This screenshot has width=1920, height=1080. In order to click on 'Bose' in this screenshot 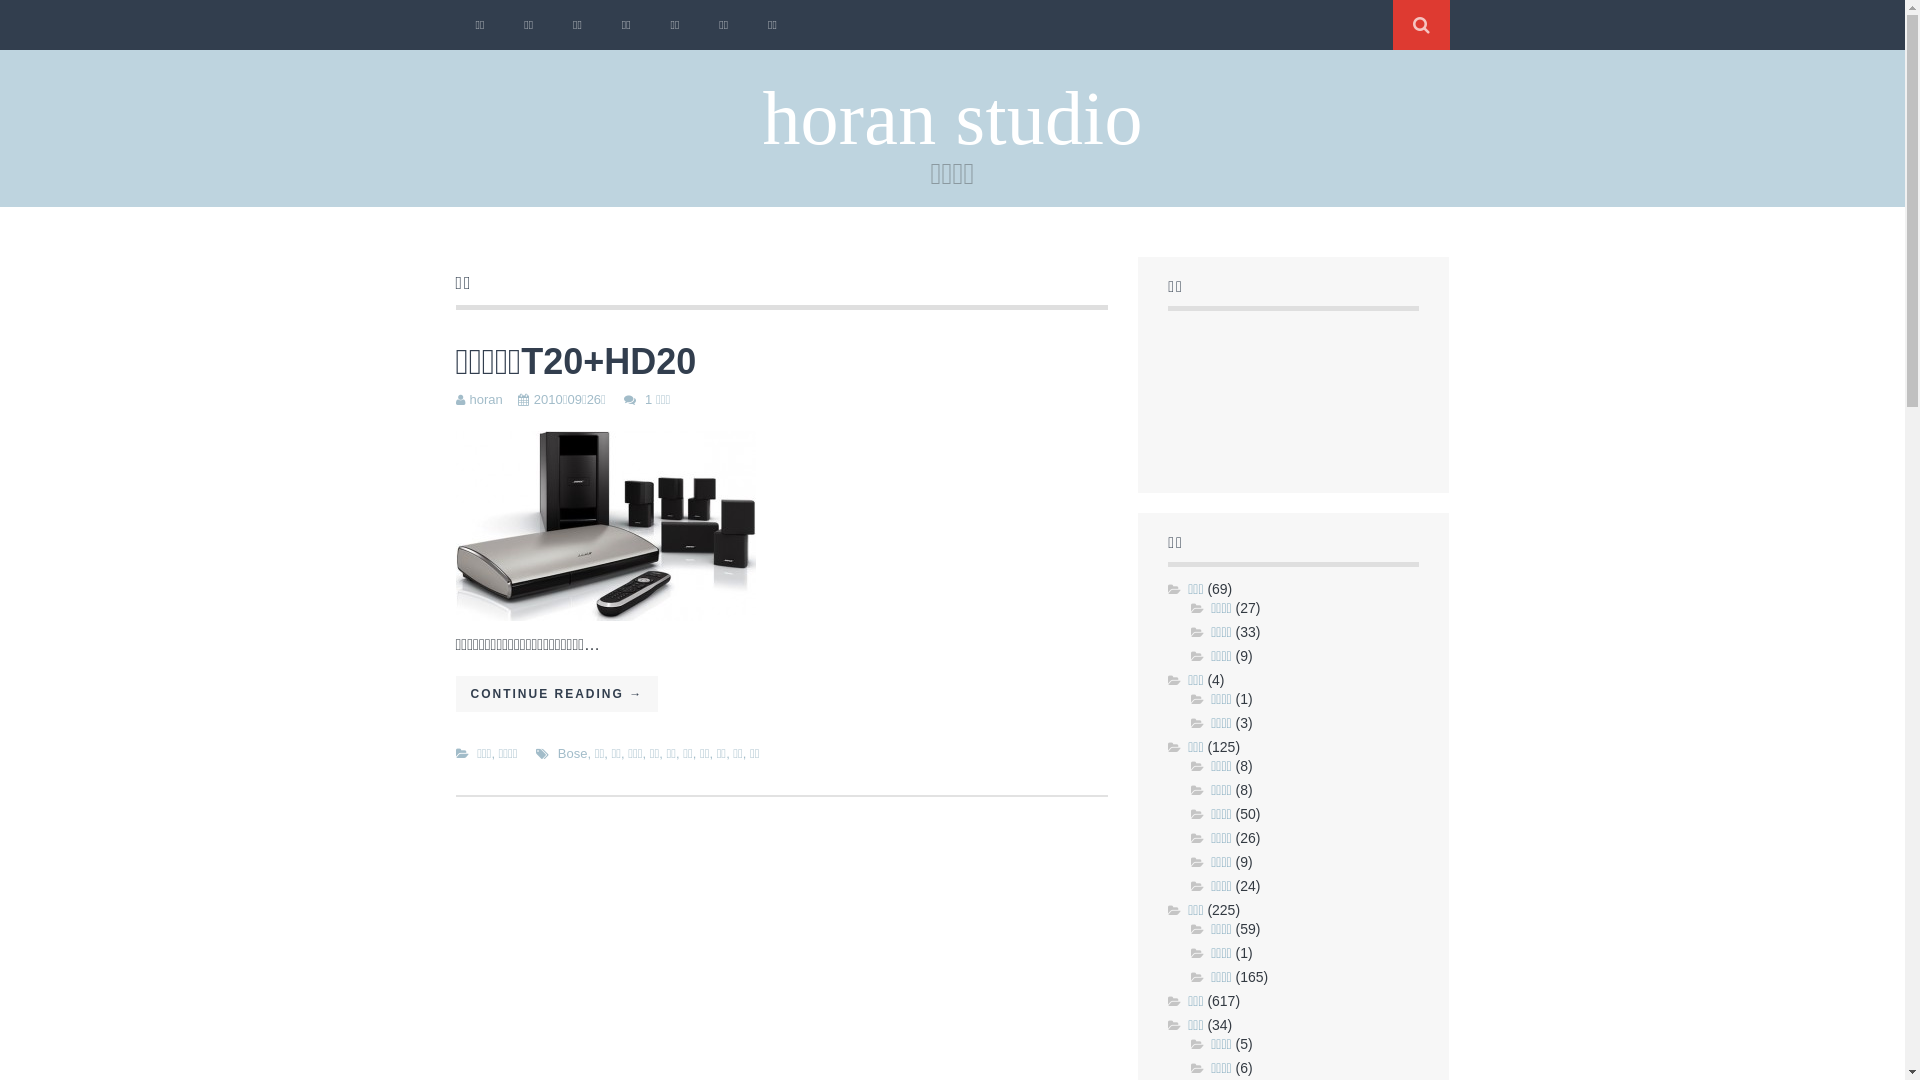, I will do `click(571, 753)`.